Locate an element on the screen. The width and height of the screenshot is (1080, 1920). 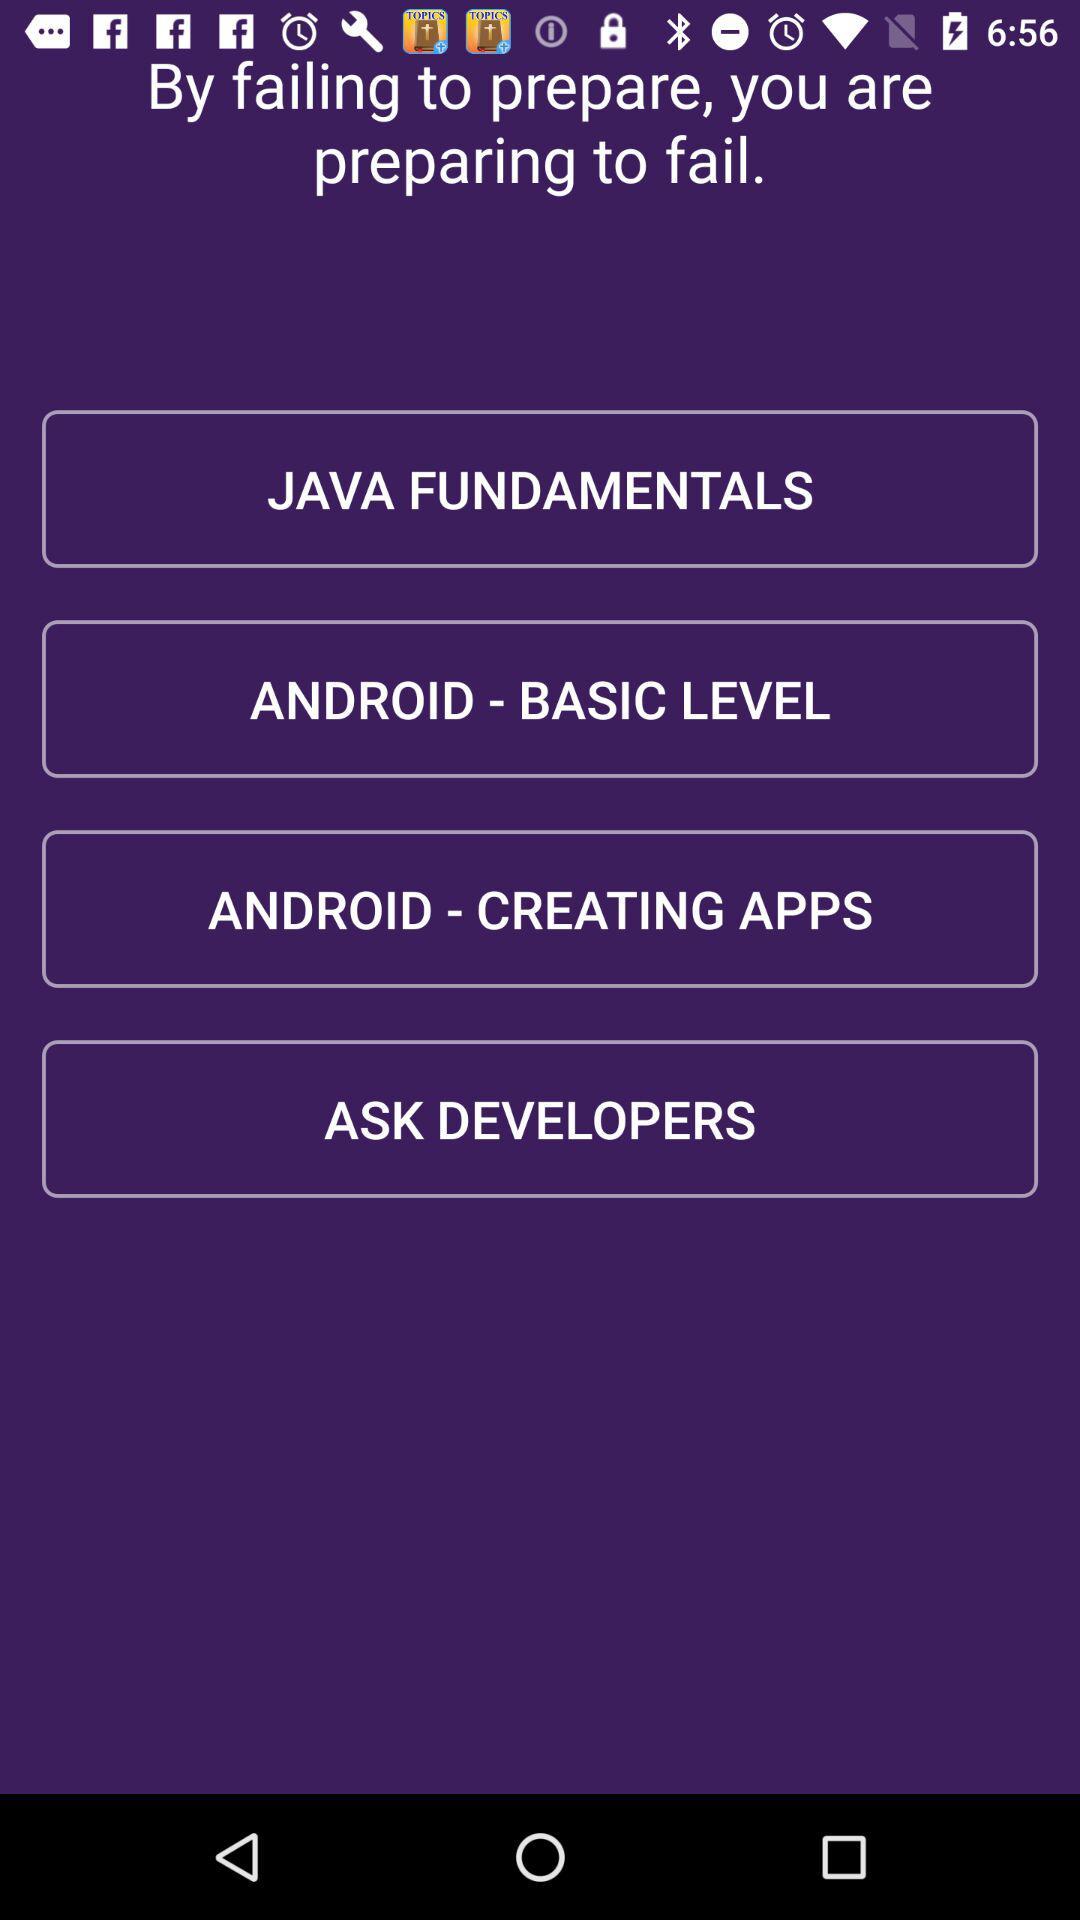
icon above ask developers item is located at coordinates (540, 907).